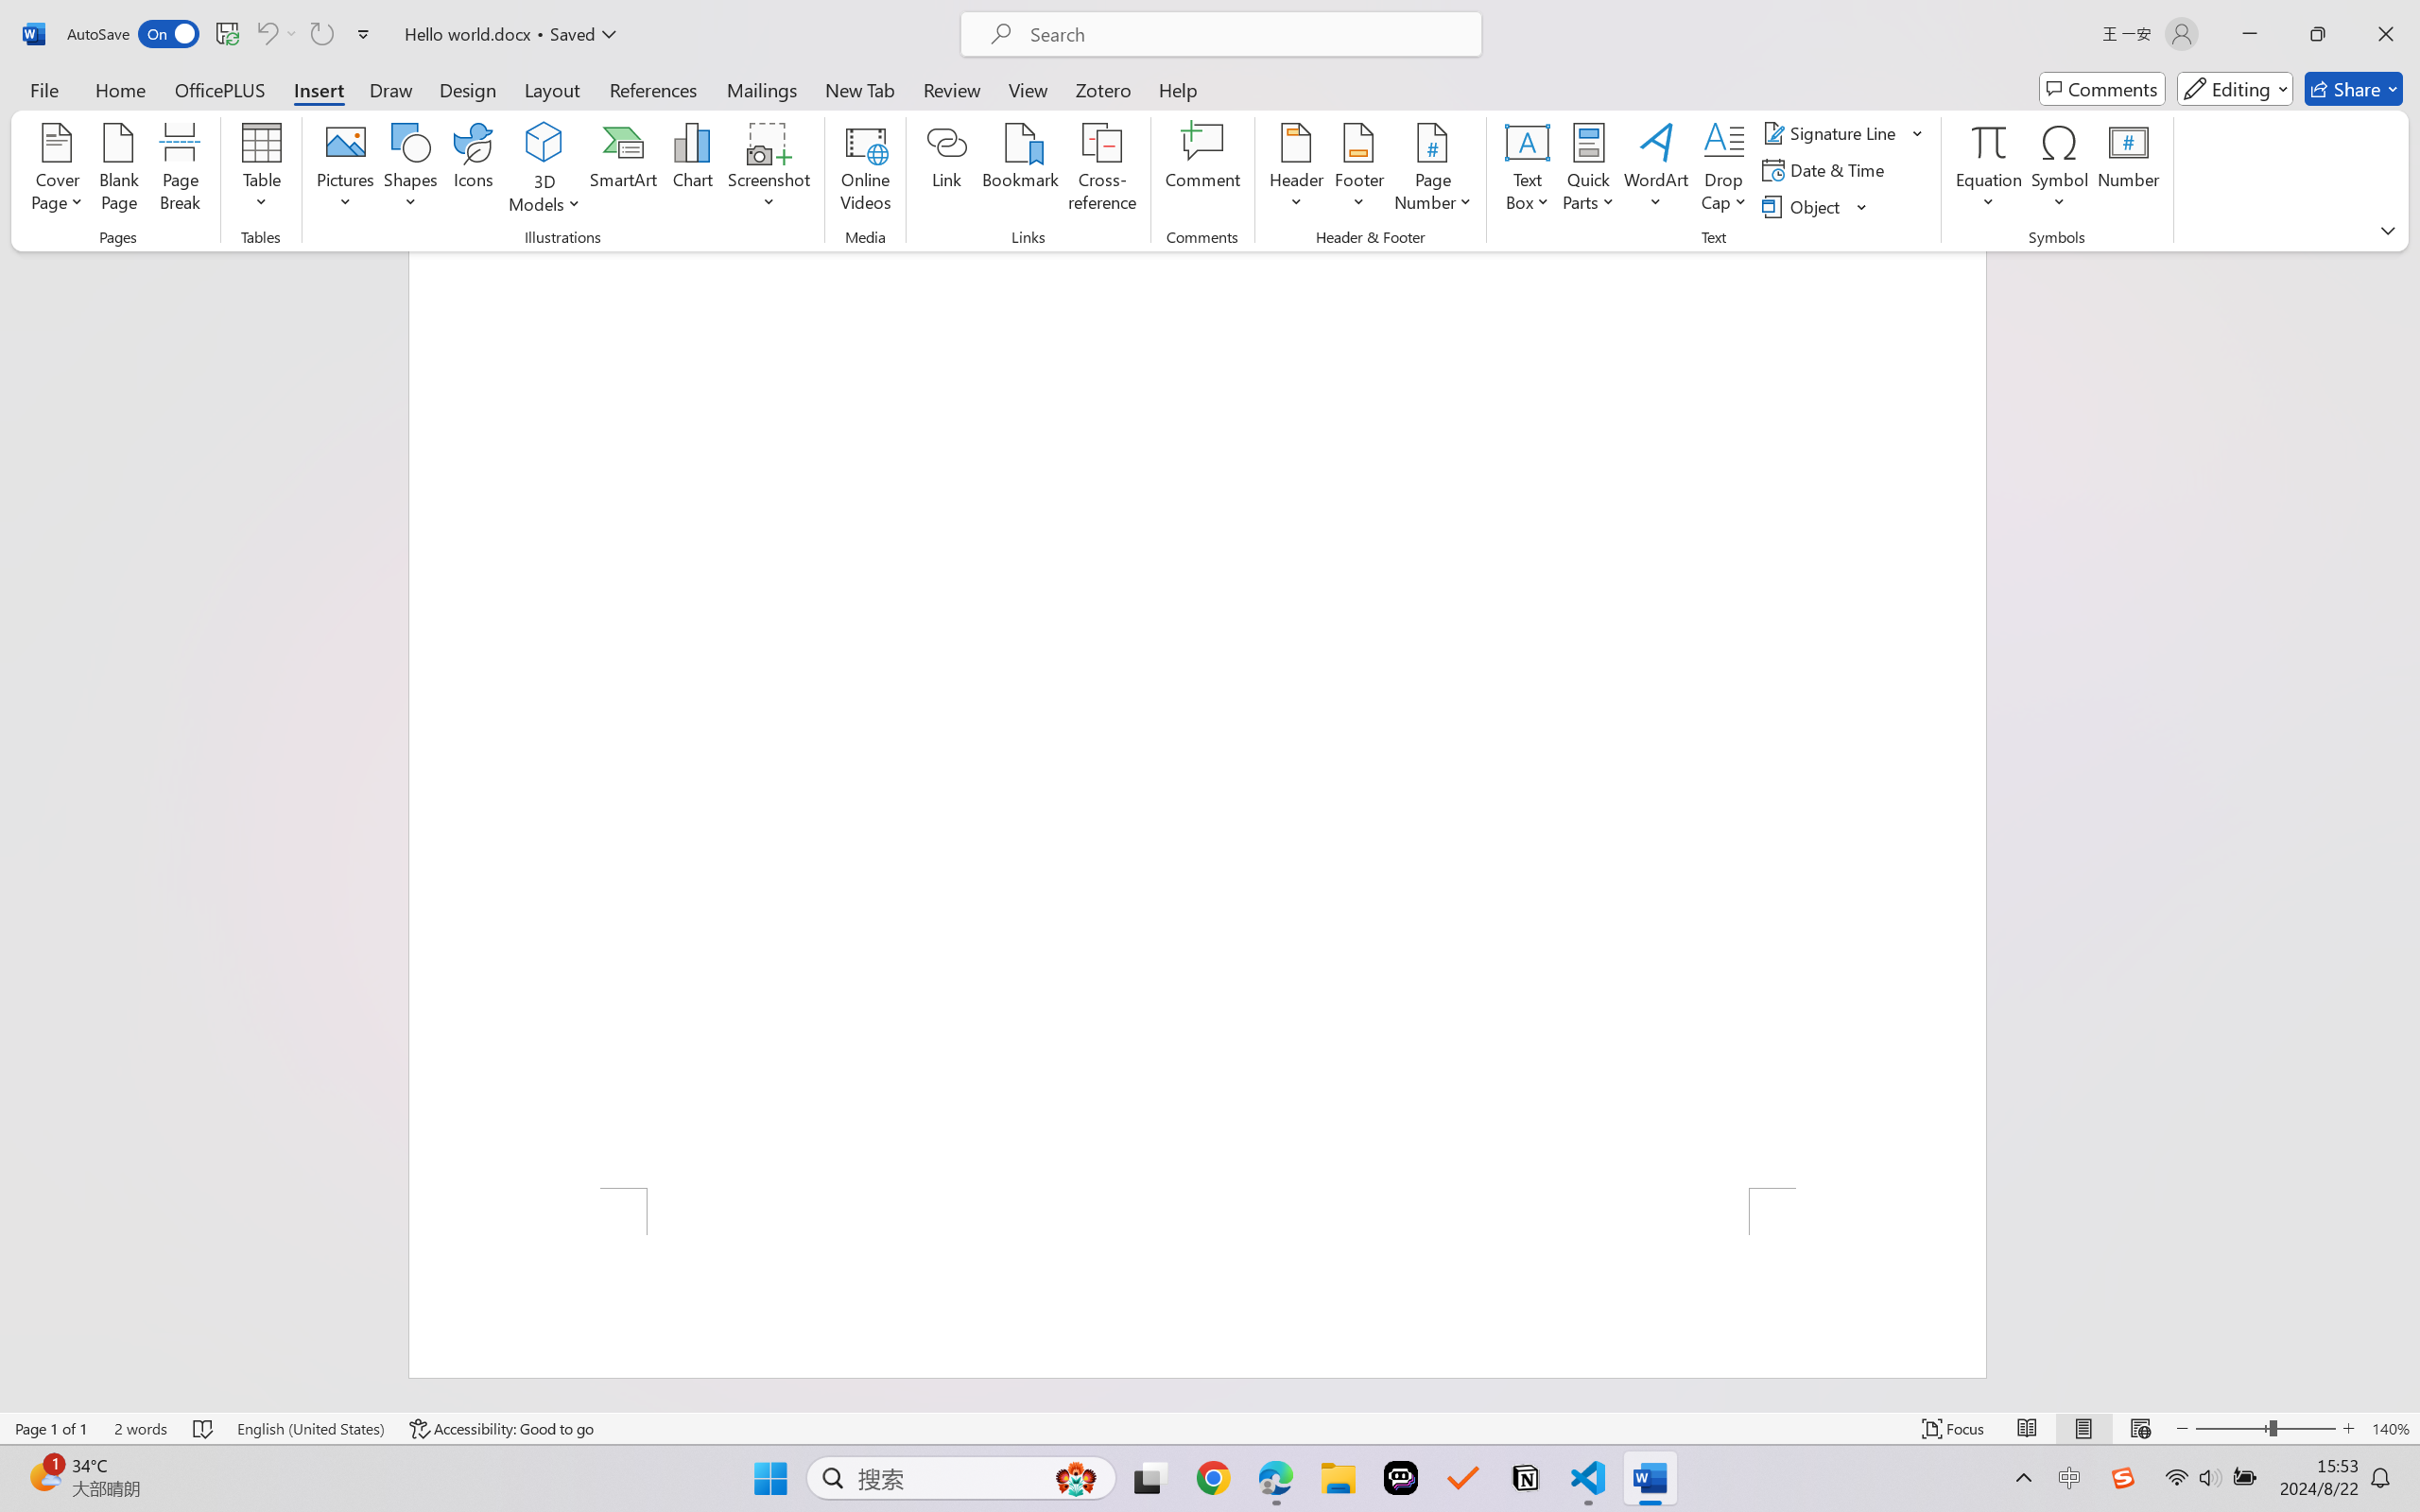 This screenshot has width=2420, height=1512. Describe the element at coordinates (43, 1476) in the screenshot. I see `'AutomationID: BadgeAnchorLargeTicker'` at that location.